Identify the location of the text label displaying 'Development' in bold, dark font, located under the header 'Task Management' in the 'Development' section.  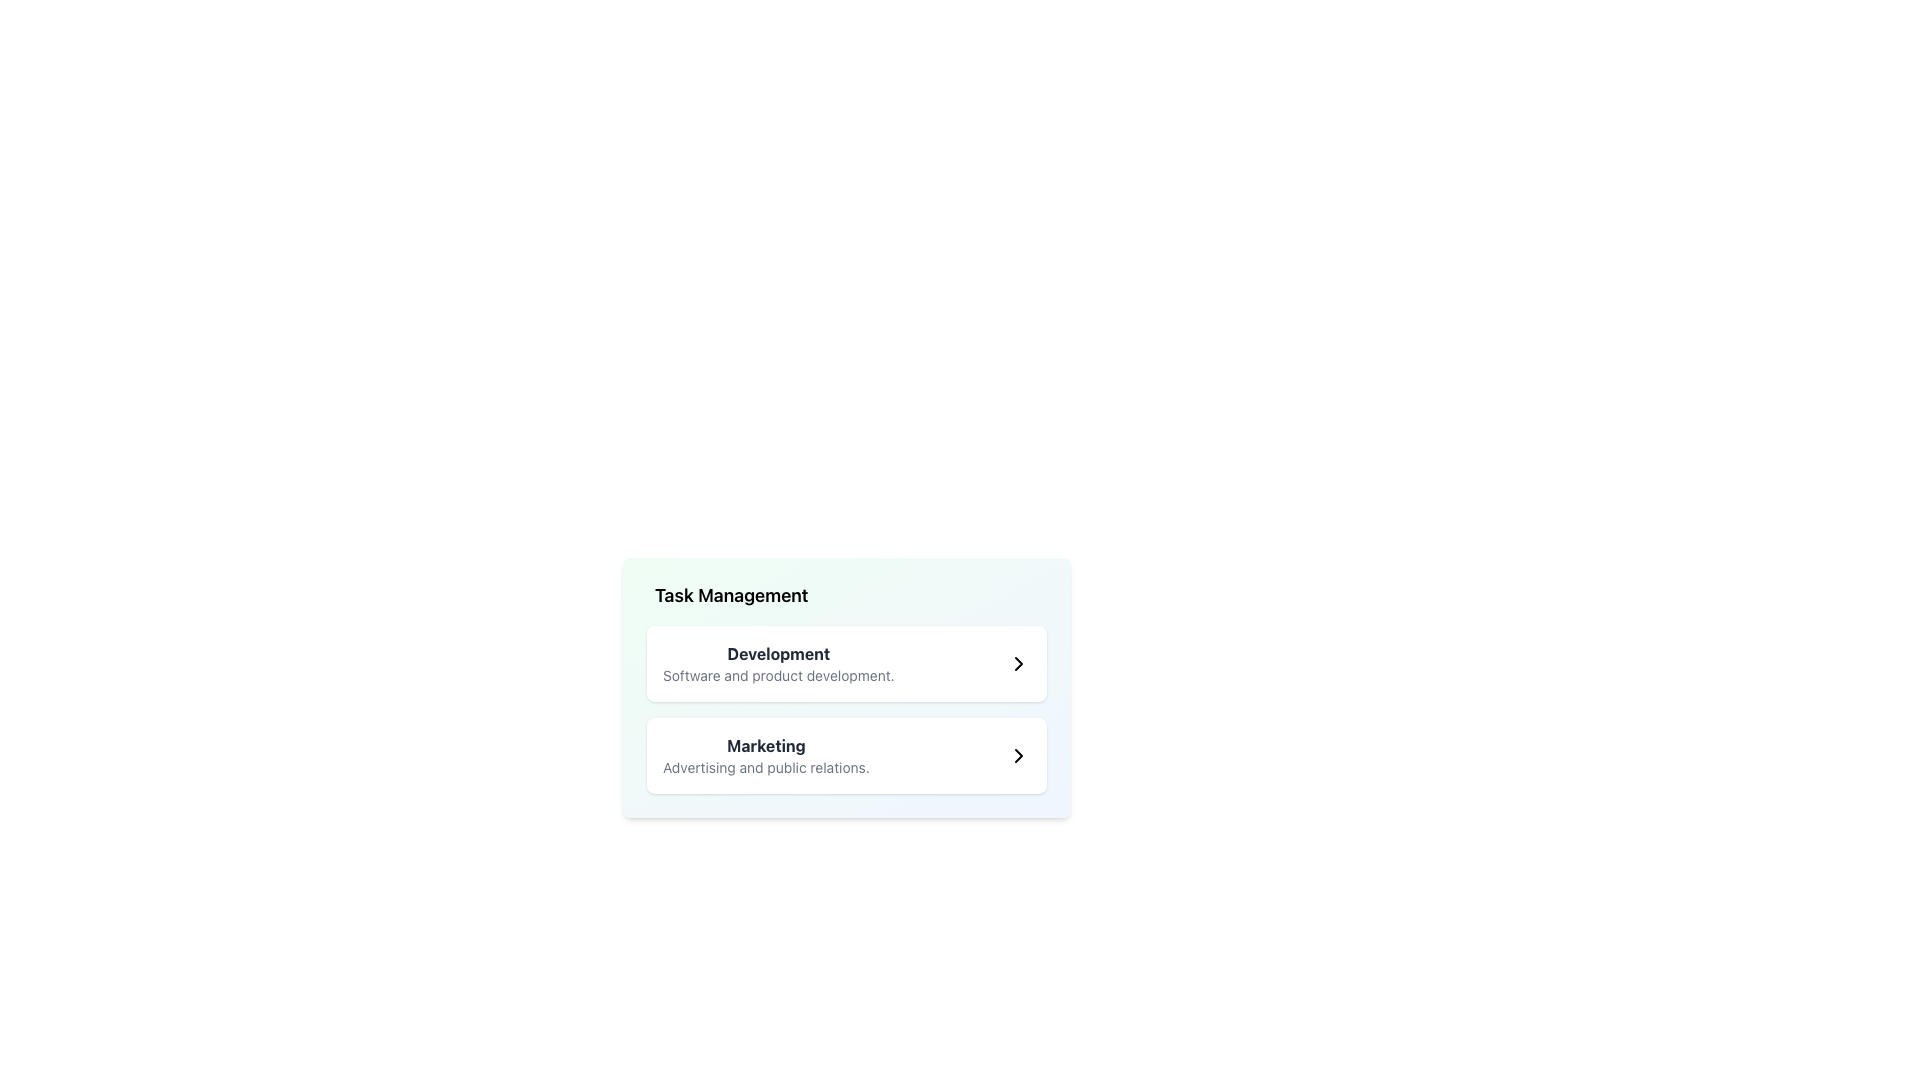
(777, 654).